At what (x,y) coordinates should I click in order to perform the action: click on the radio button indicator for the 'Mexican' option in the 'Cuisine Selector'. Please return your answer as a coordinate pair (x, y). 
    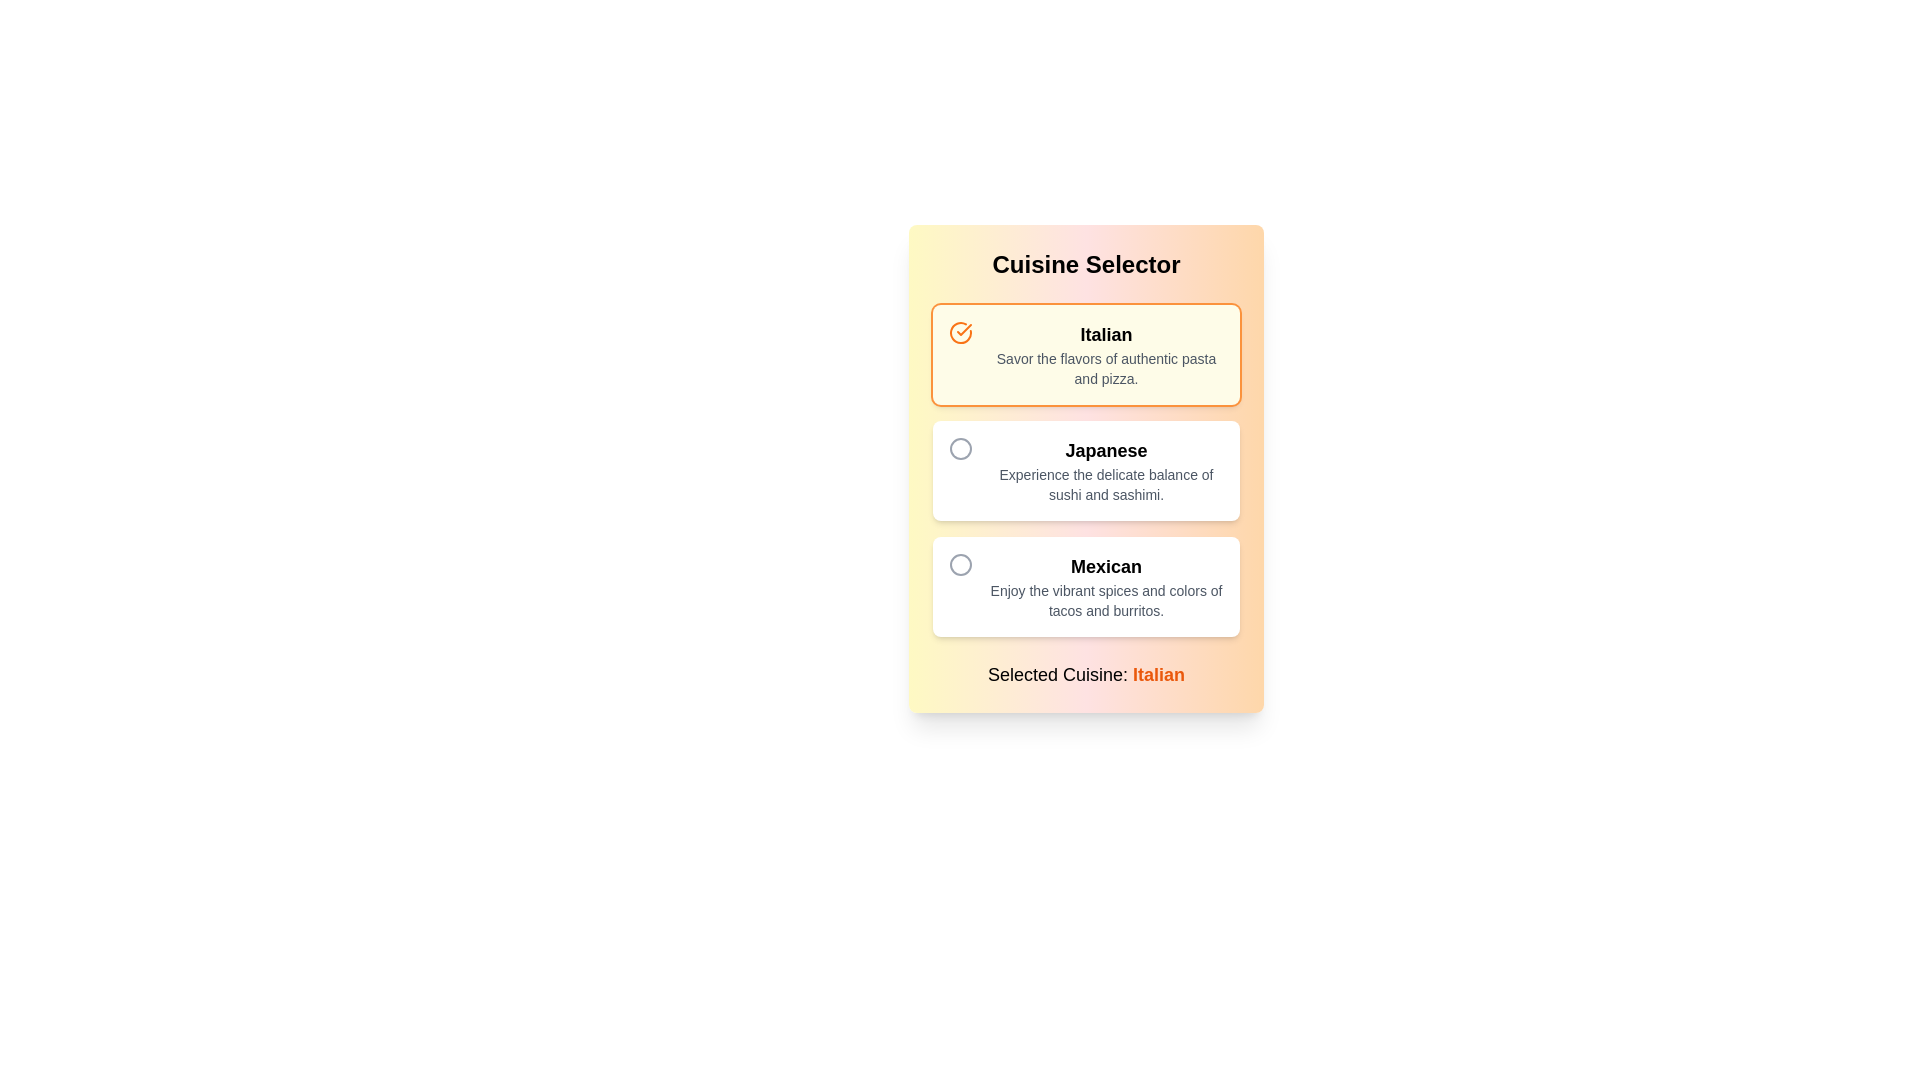
    Looking at the image, I should click on (960, 564).